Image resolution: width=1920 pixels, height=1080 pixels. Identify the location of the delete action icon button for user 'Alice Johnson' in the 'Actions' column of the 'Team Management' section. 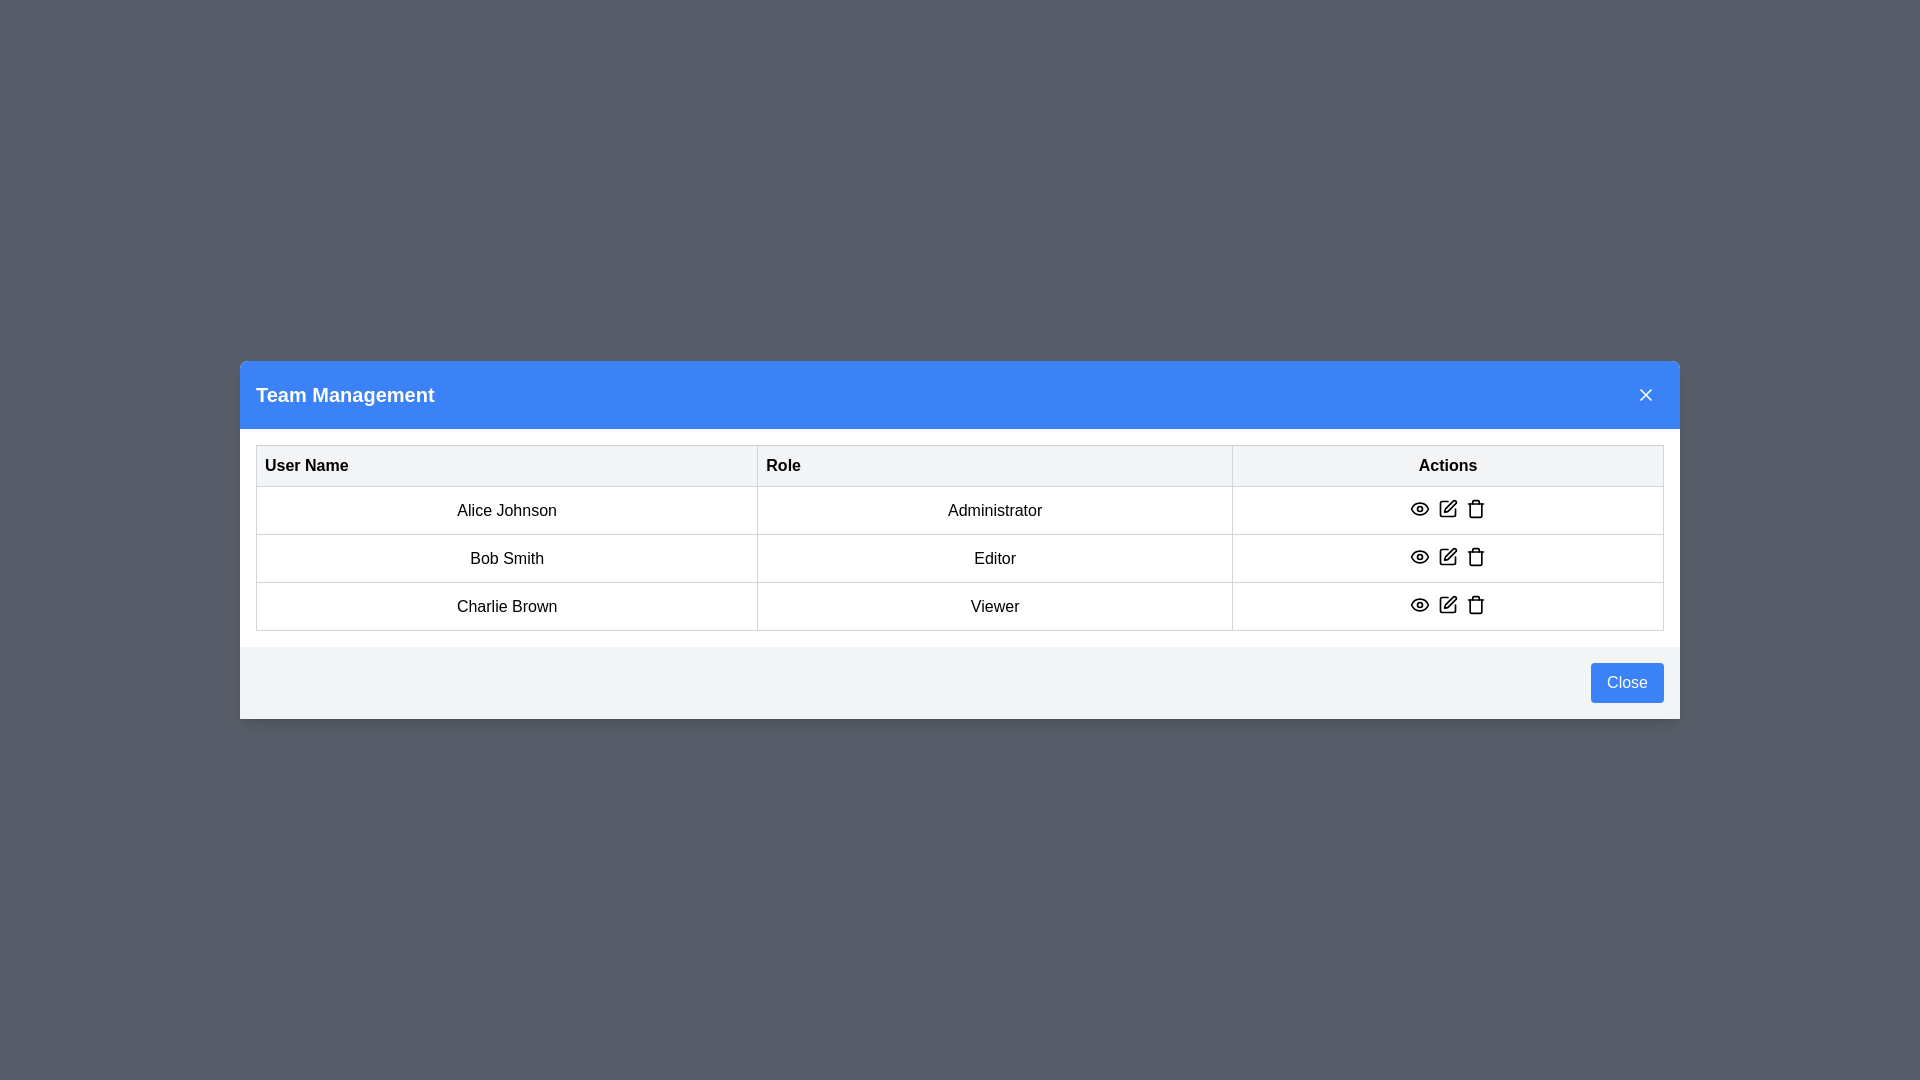
(1476, 508).